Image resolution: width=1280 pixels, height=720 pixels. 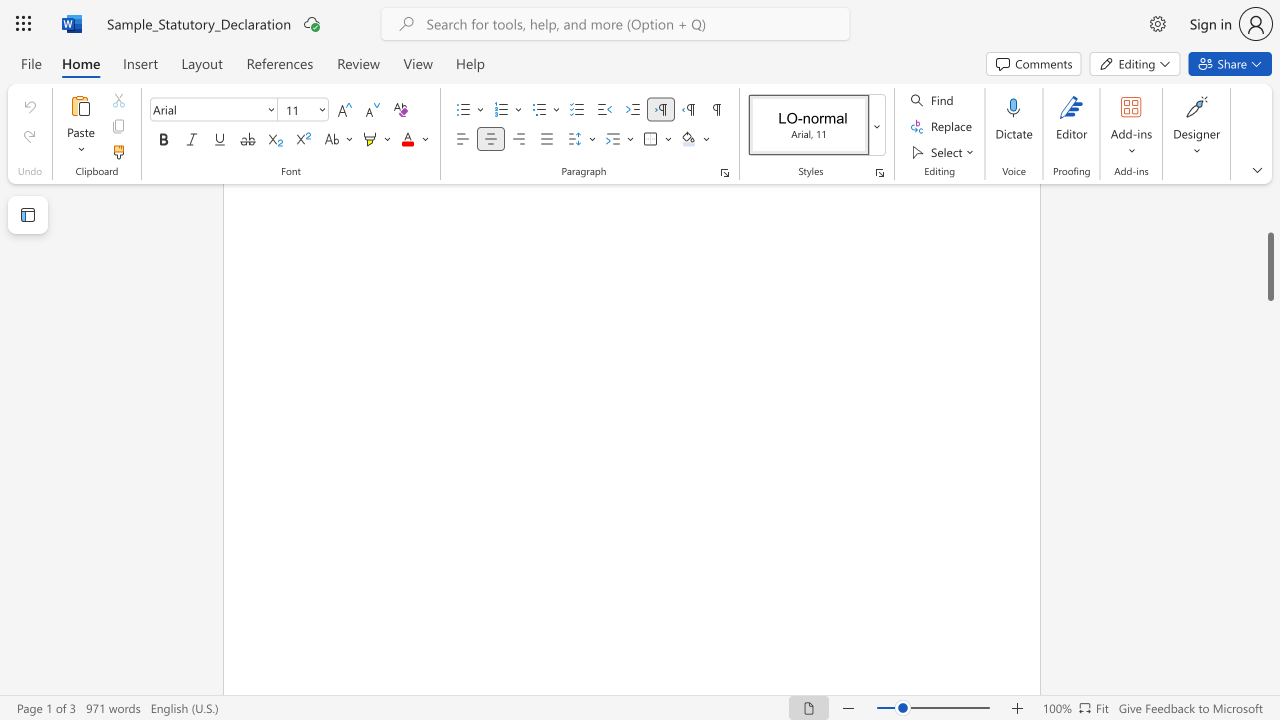 I want to click on the scrollbar and move up 120 pixels, so click(x=1269, y=266).